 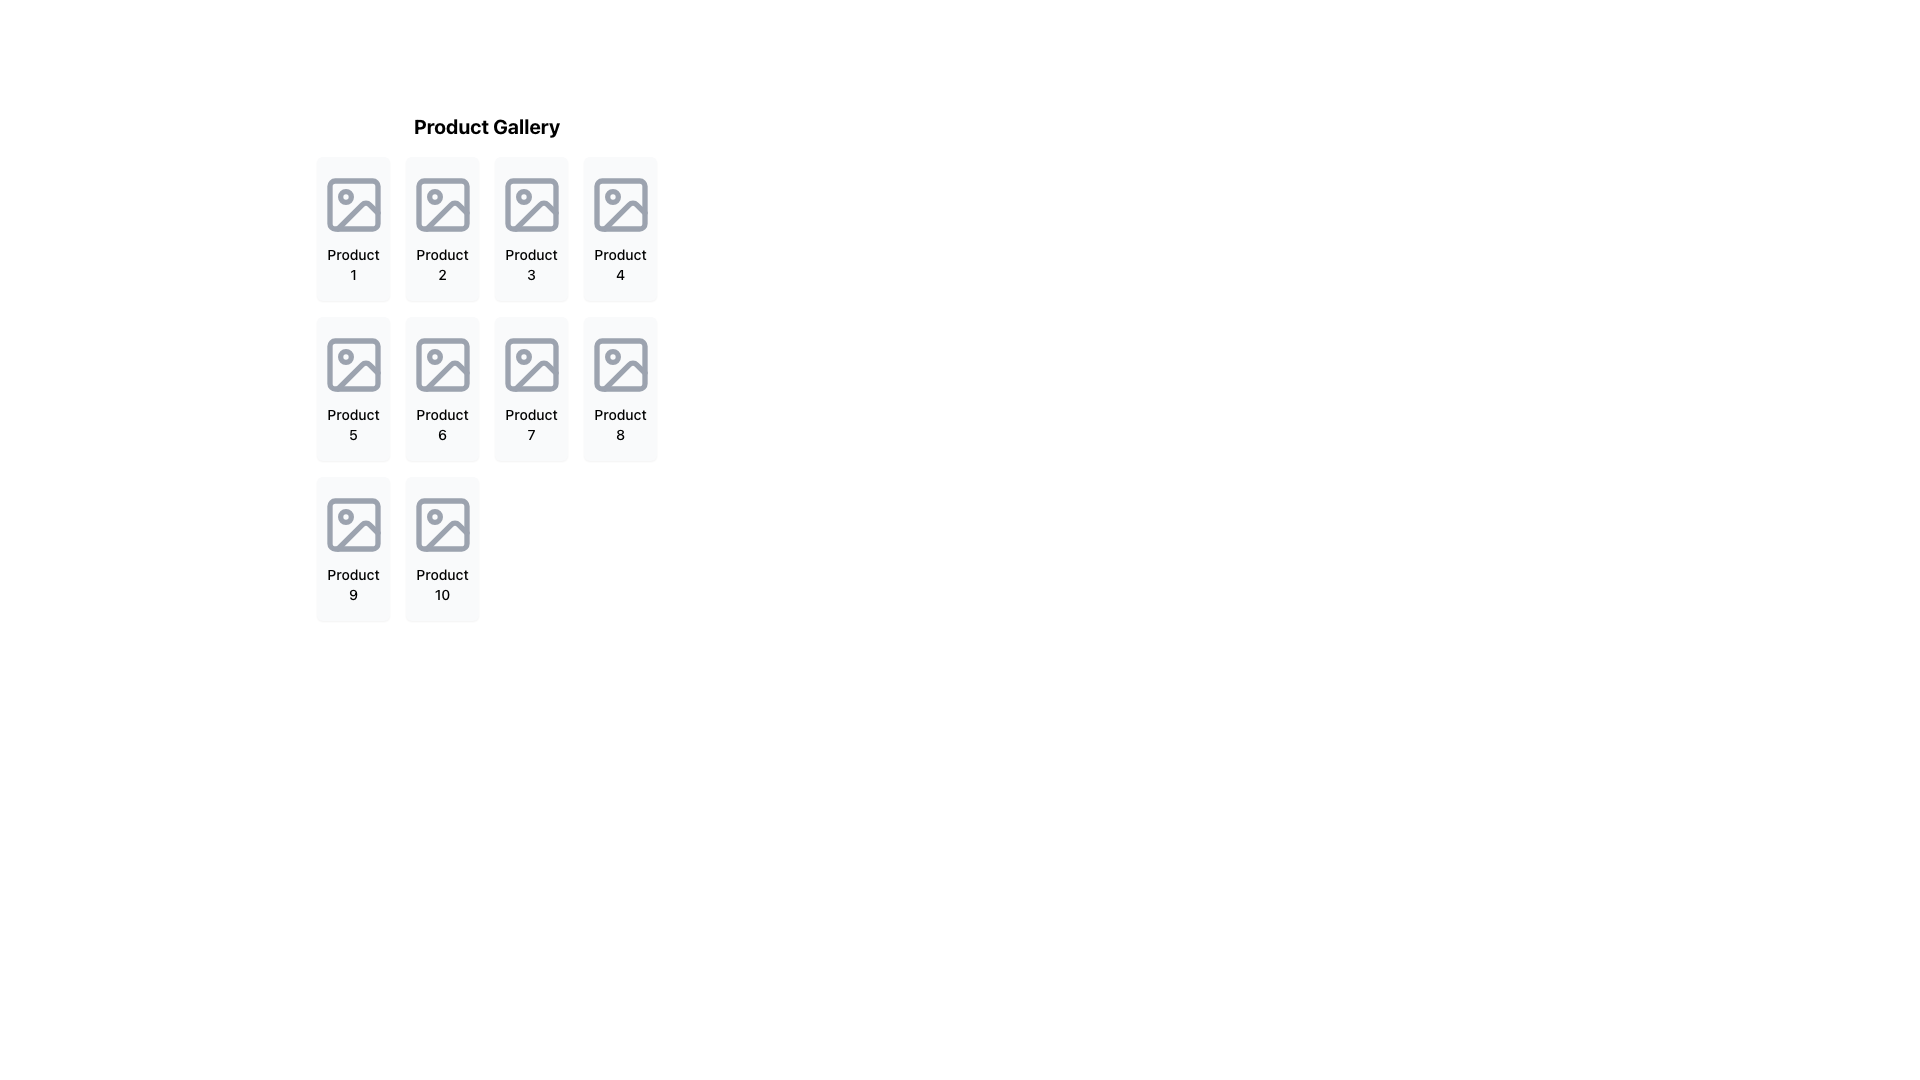 I want to click on the small circular shape within the 'Product 7' image placeholder icon located at the center of the seventh icon in a 4x3 grid layout, so click(x=523, y=356).